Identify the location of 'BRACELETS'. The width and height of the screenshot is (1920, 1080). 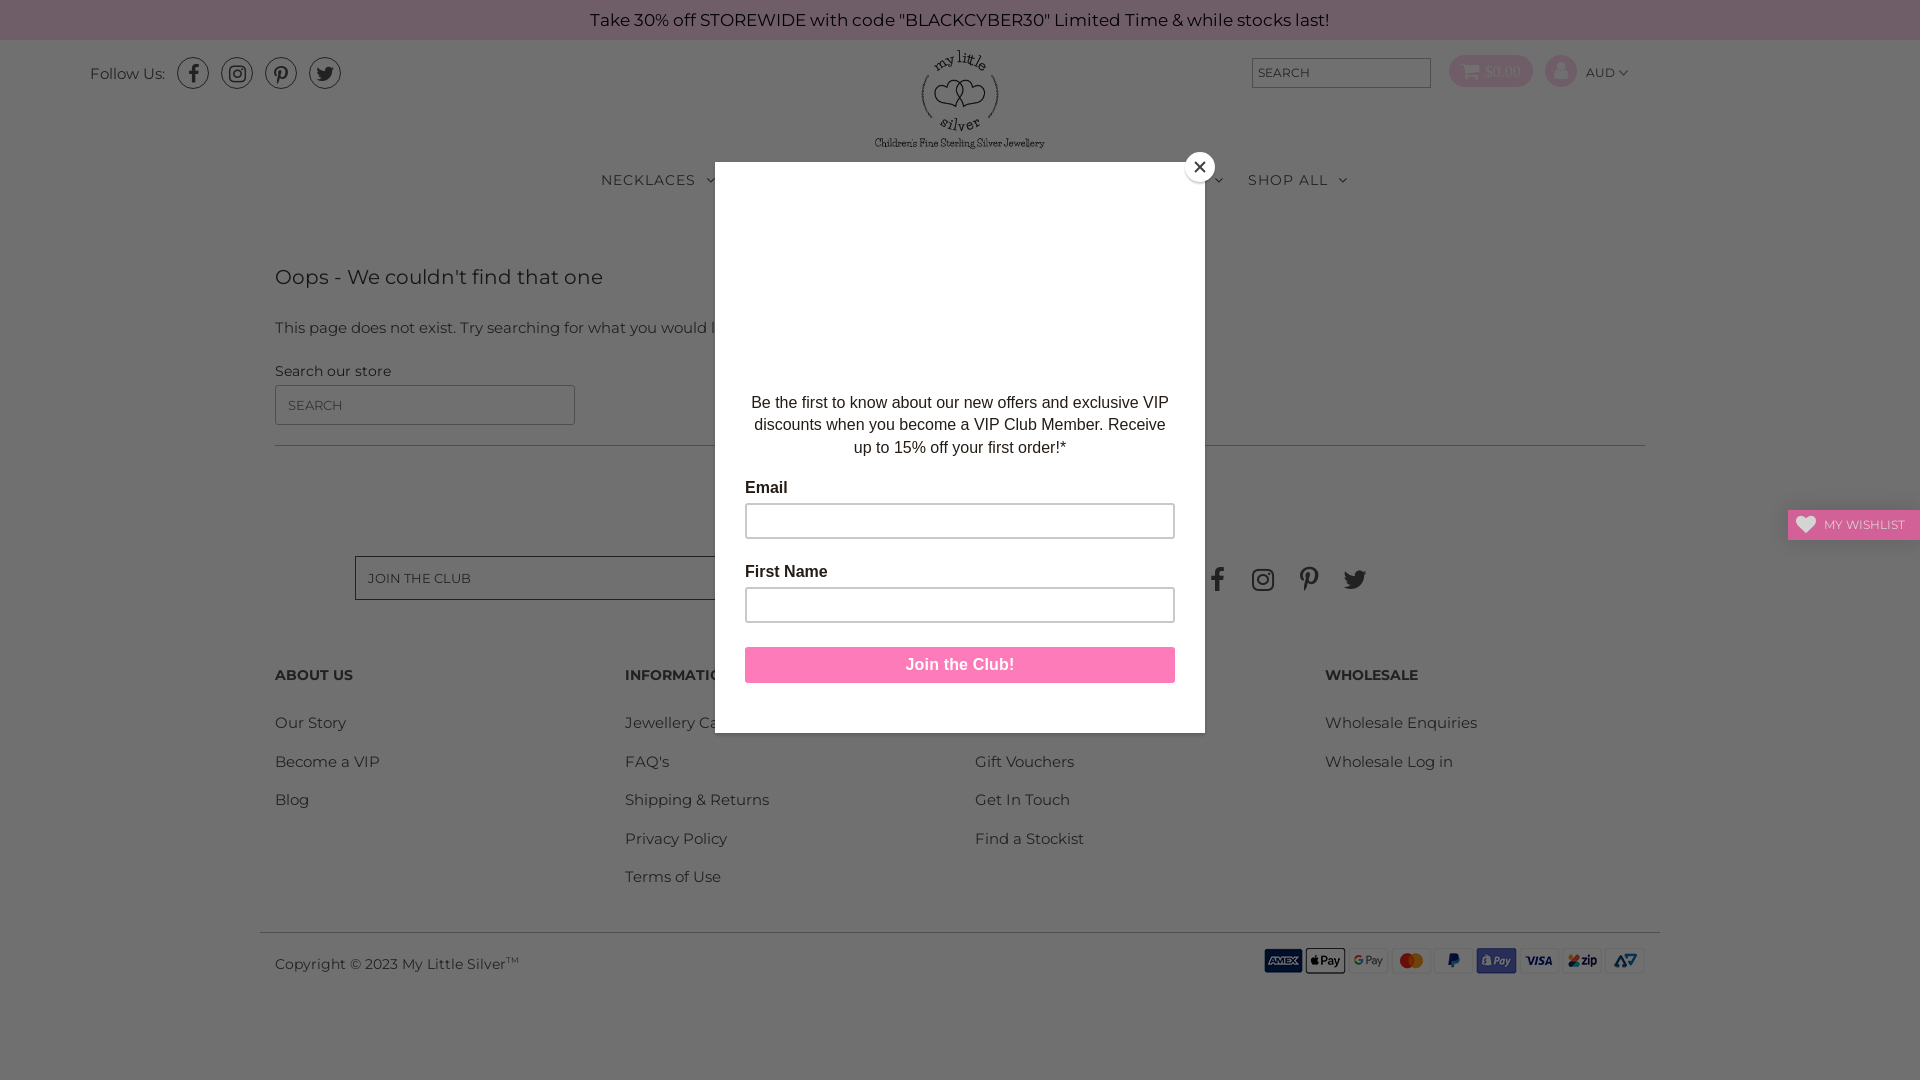
(921, 180).